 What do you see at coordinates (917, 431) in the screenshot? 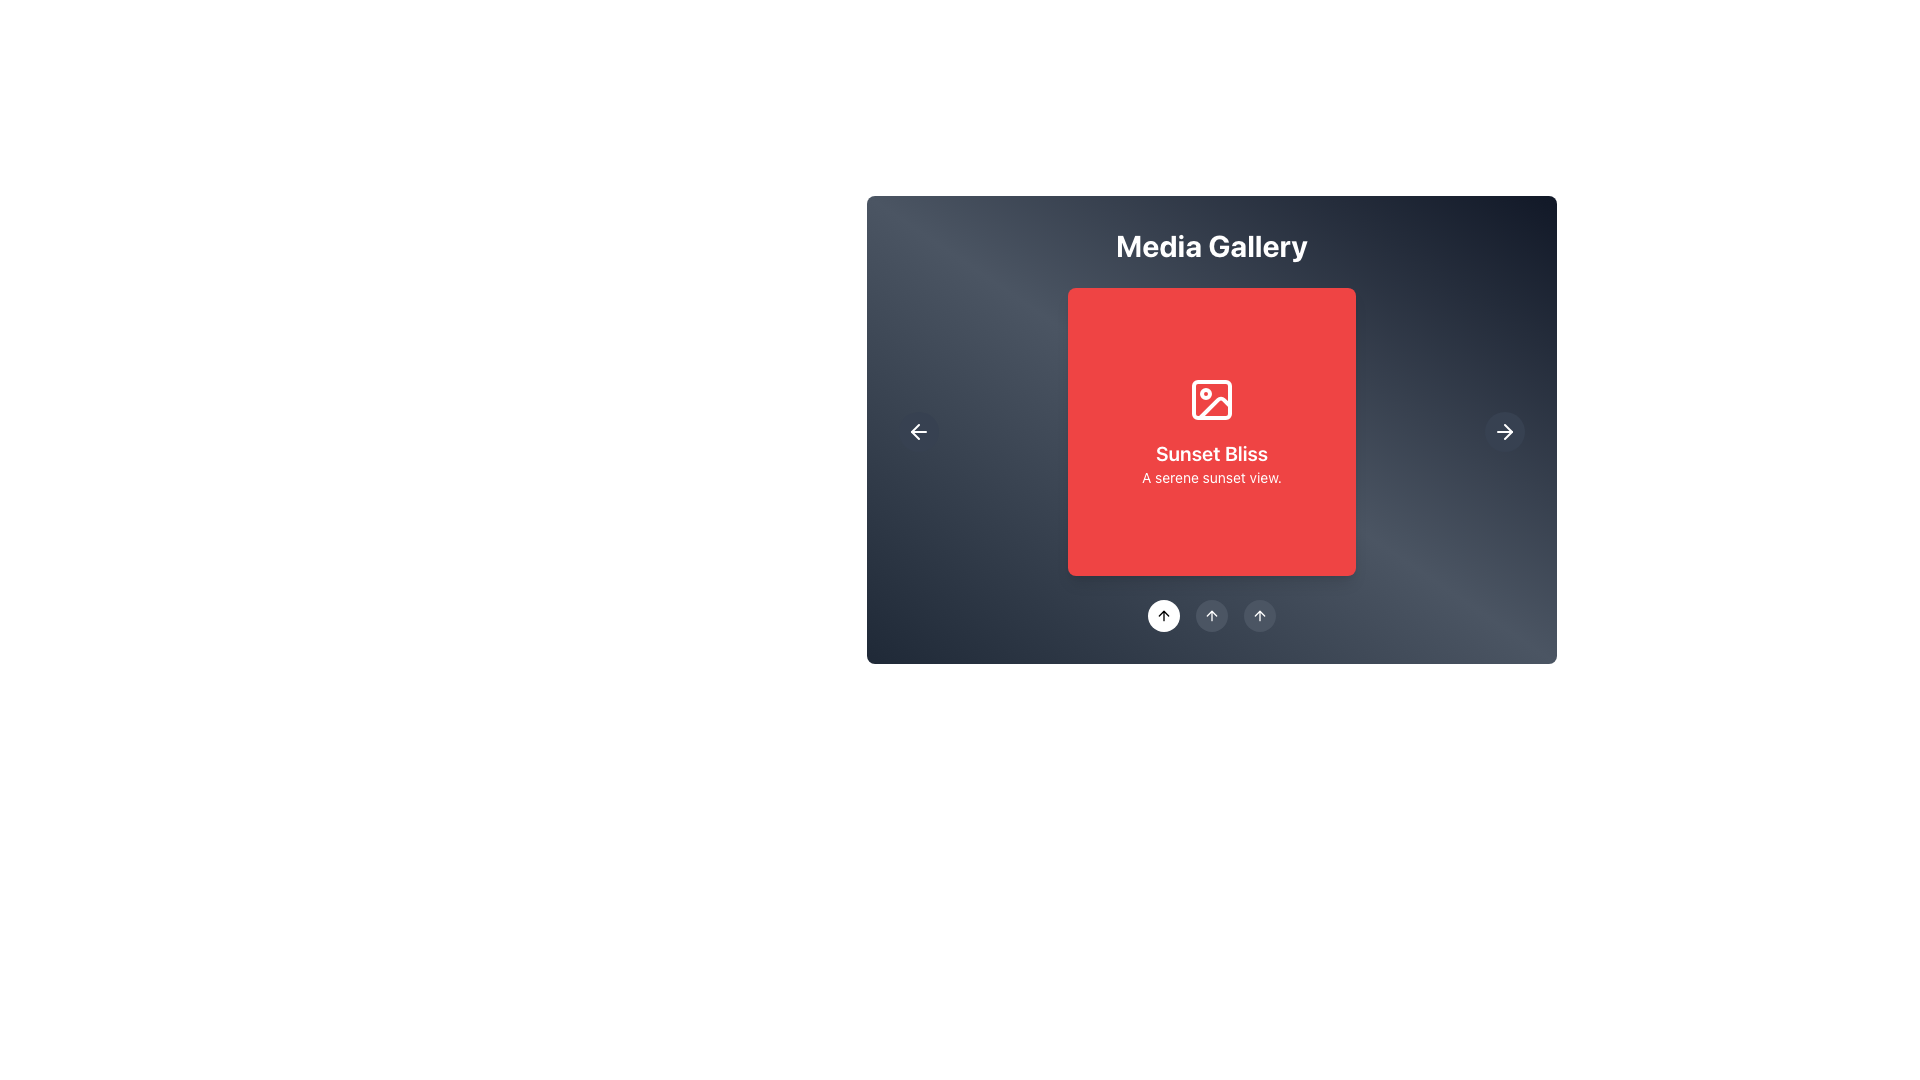
I see `the left arrow SVG icon within the circular button that has a gray background, located on the left side of the interface` at bounding box center [917, 431].